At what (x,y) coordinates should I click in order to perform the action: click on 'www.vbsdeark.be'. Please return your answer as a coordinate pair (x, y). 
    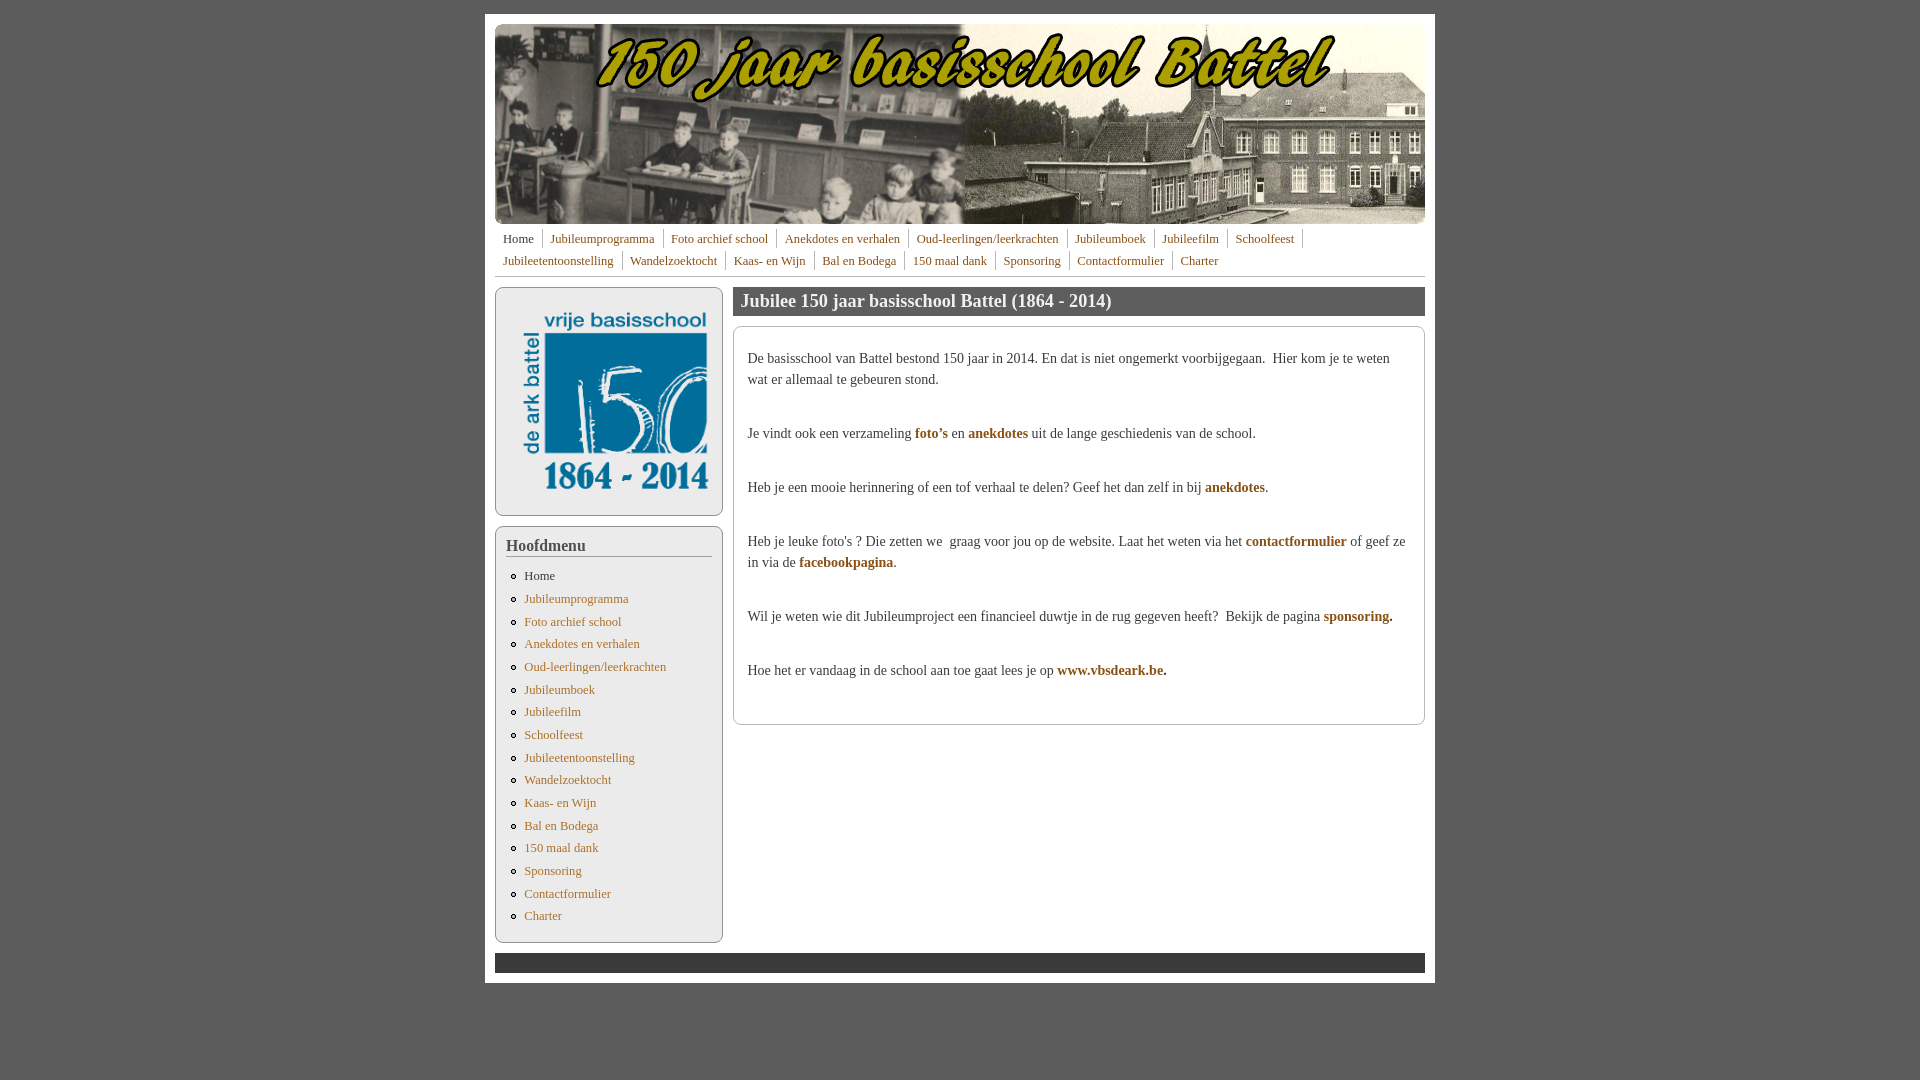
    Looking at the image, I should click on (1055, 670).